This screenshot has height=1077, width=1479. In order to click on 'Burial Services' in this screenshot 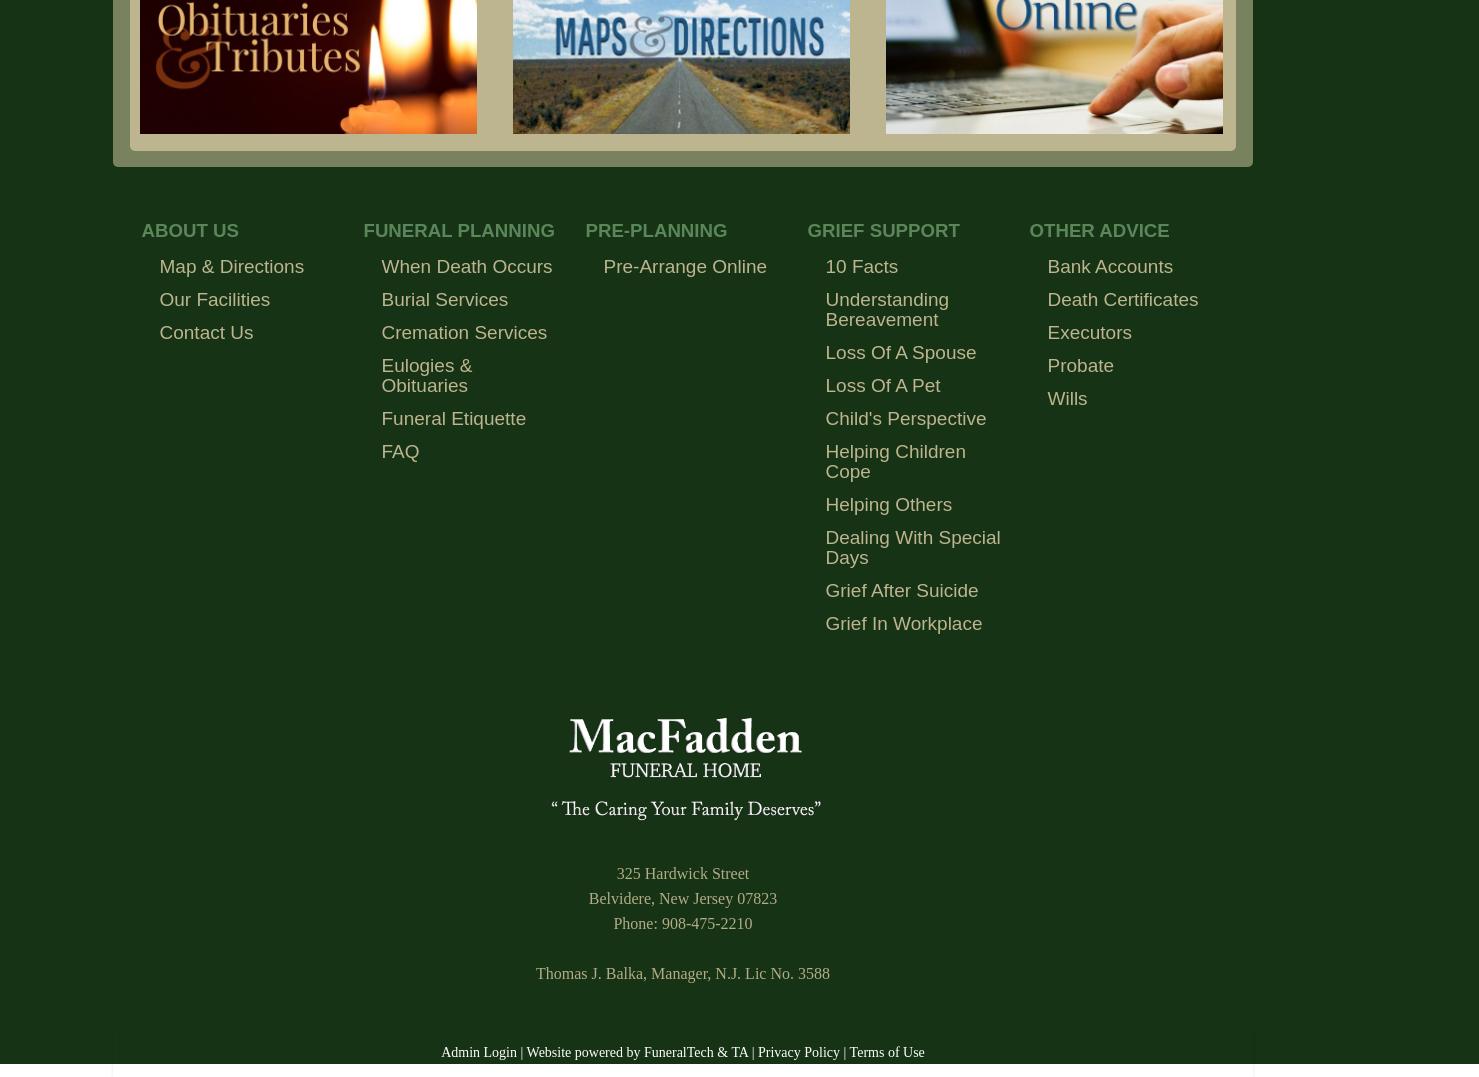, I will do `click(444, 298)`.